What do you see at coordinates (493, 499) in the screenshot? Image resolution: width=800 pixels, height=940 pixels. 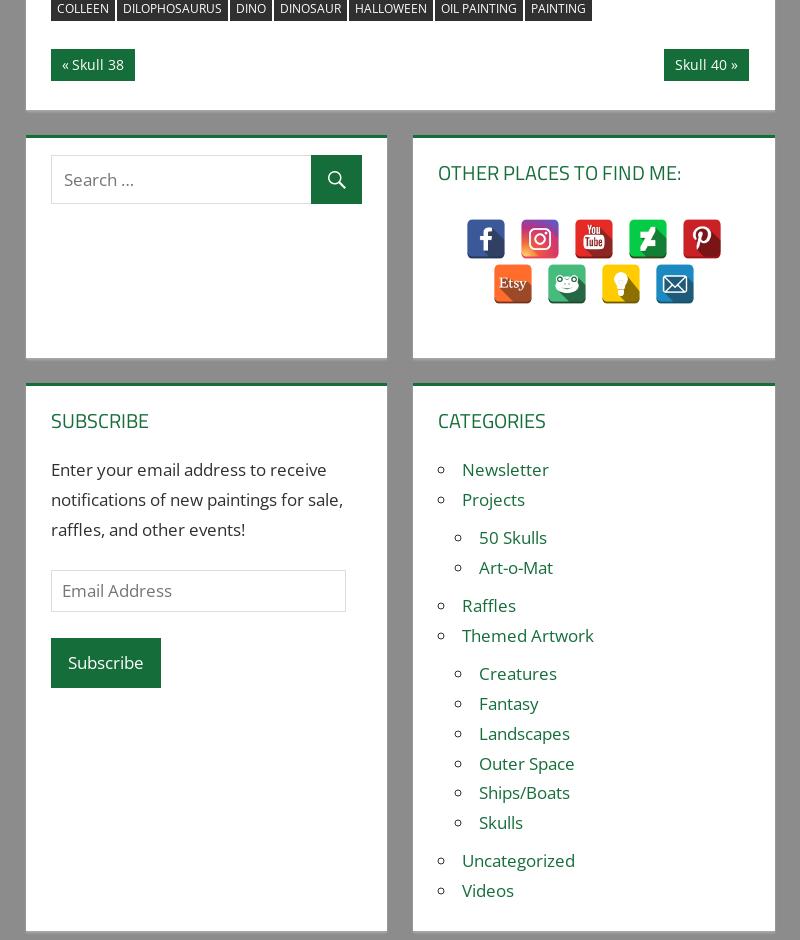 I see `'Projects'` at bounding box center [493, 499].